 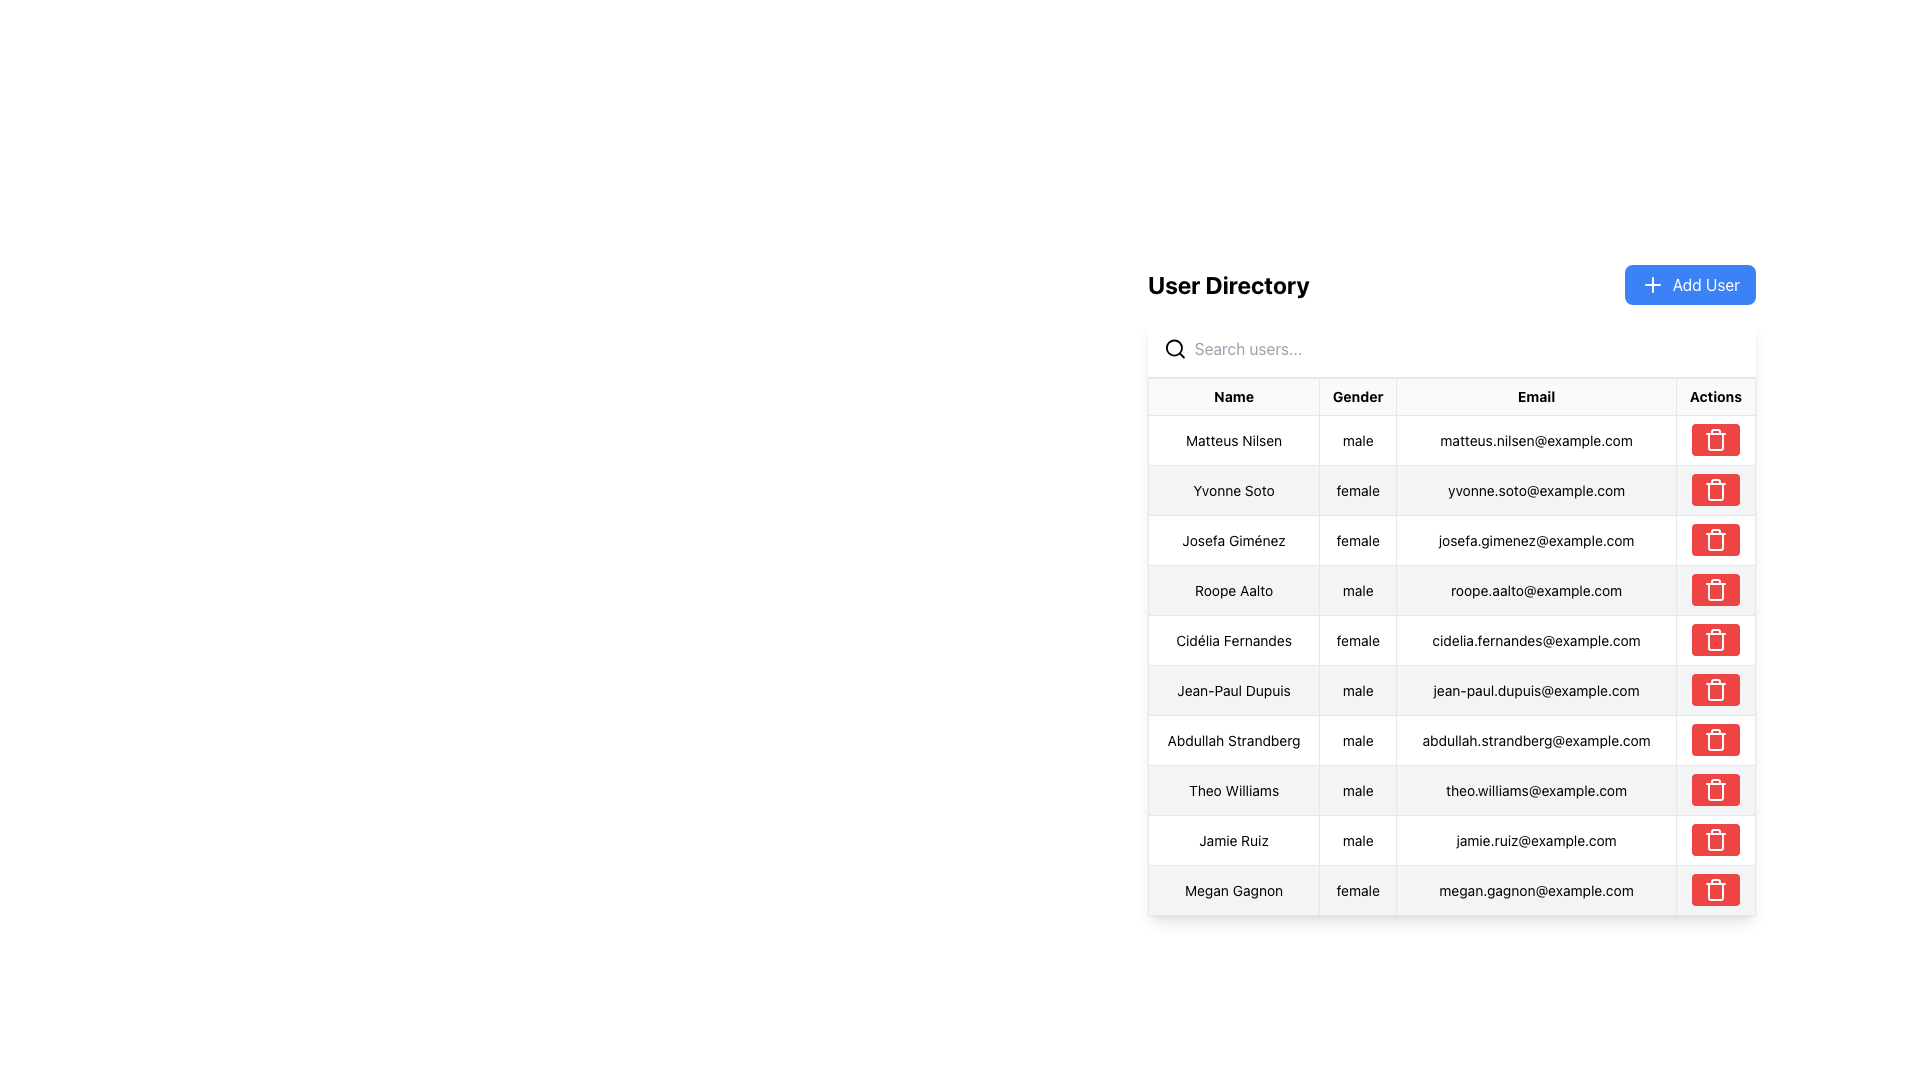 I want to click on the trash icon button with a red background located in the 'Actions' column of the table, so click(x=1714, y=840).